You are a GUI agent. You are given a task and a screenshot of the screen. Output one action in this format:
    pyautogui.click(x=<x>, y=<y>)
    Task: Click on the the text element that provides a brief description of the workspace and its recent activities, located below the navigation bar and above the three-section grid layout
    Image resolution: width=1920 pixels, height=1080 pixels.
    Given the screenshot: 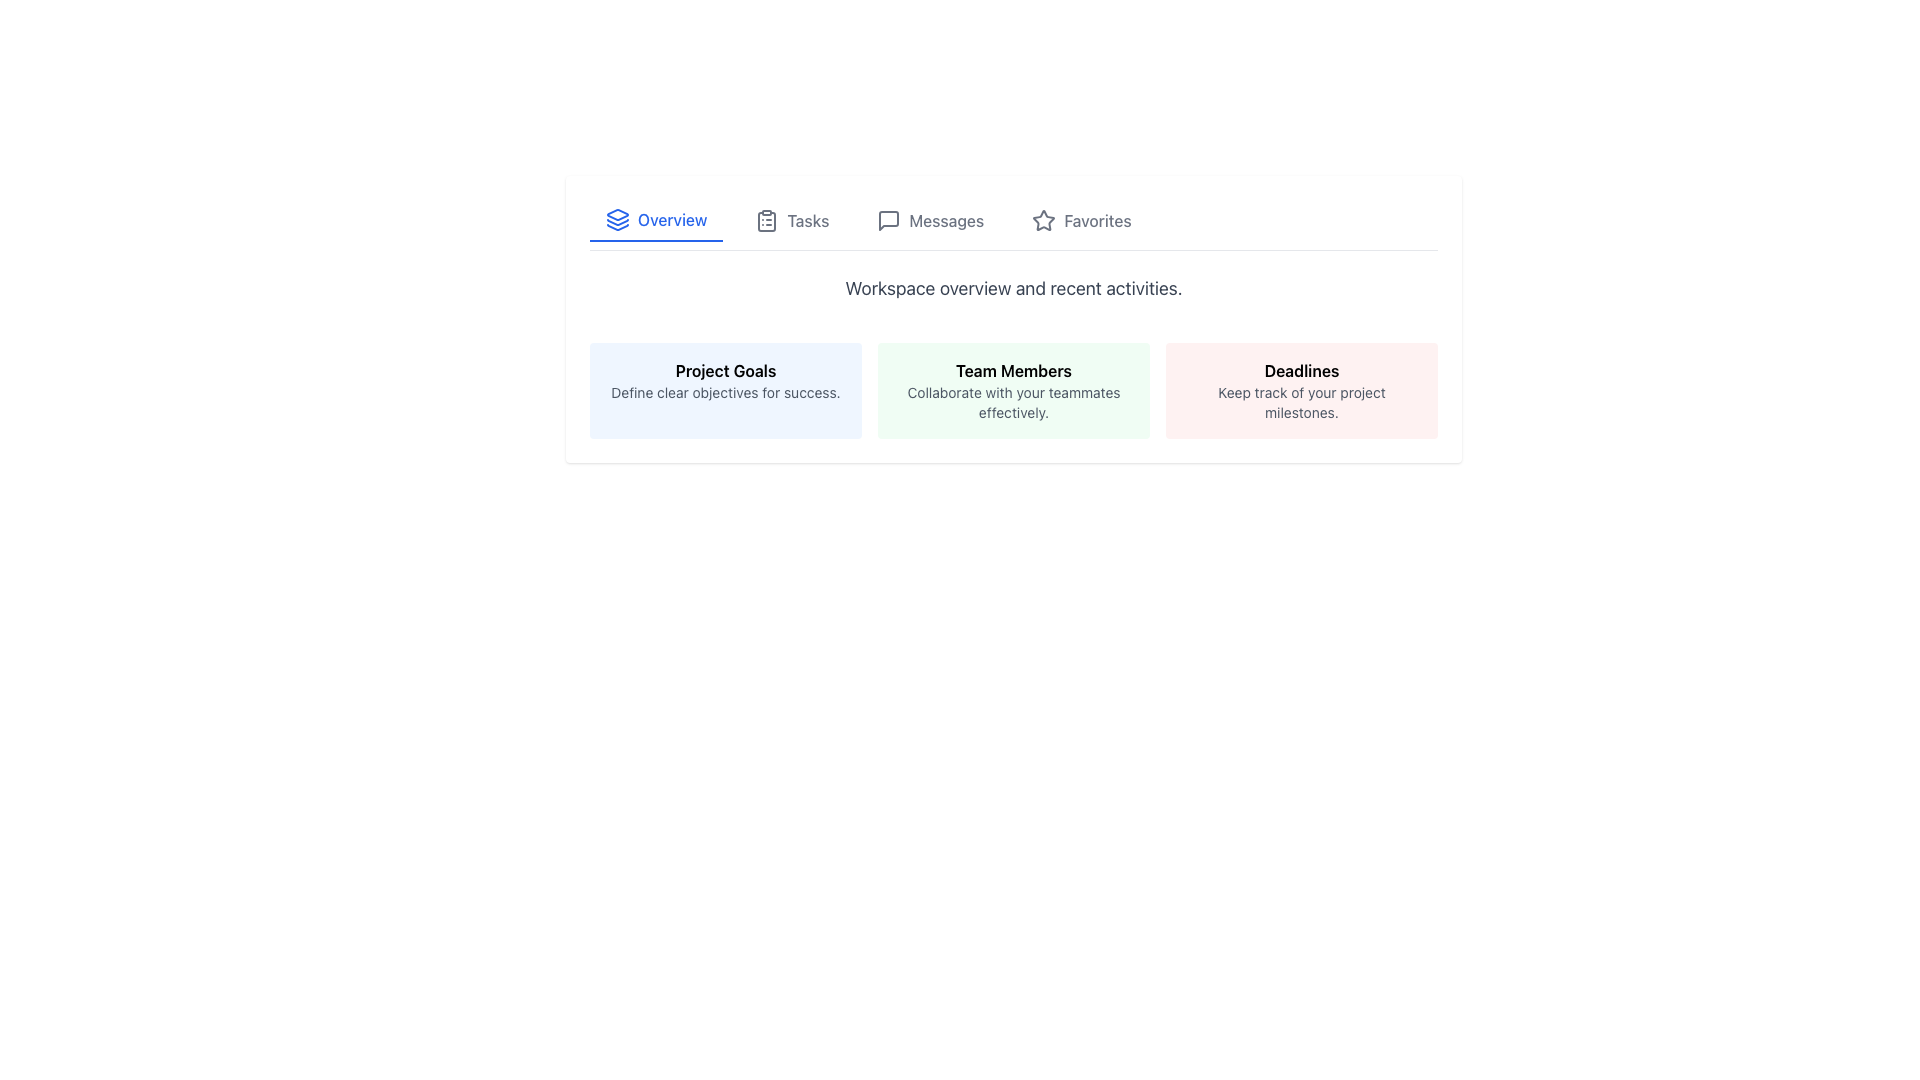 What is the action you would take?
    pyautogui.click(x=1013, y=289)
    